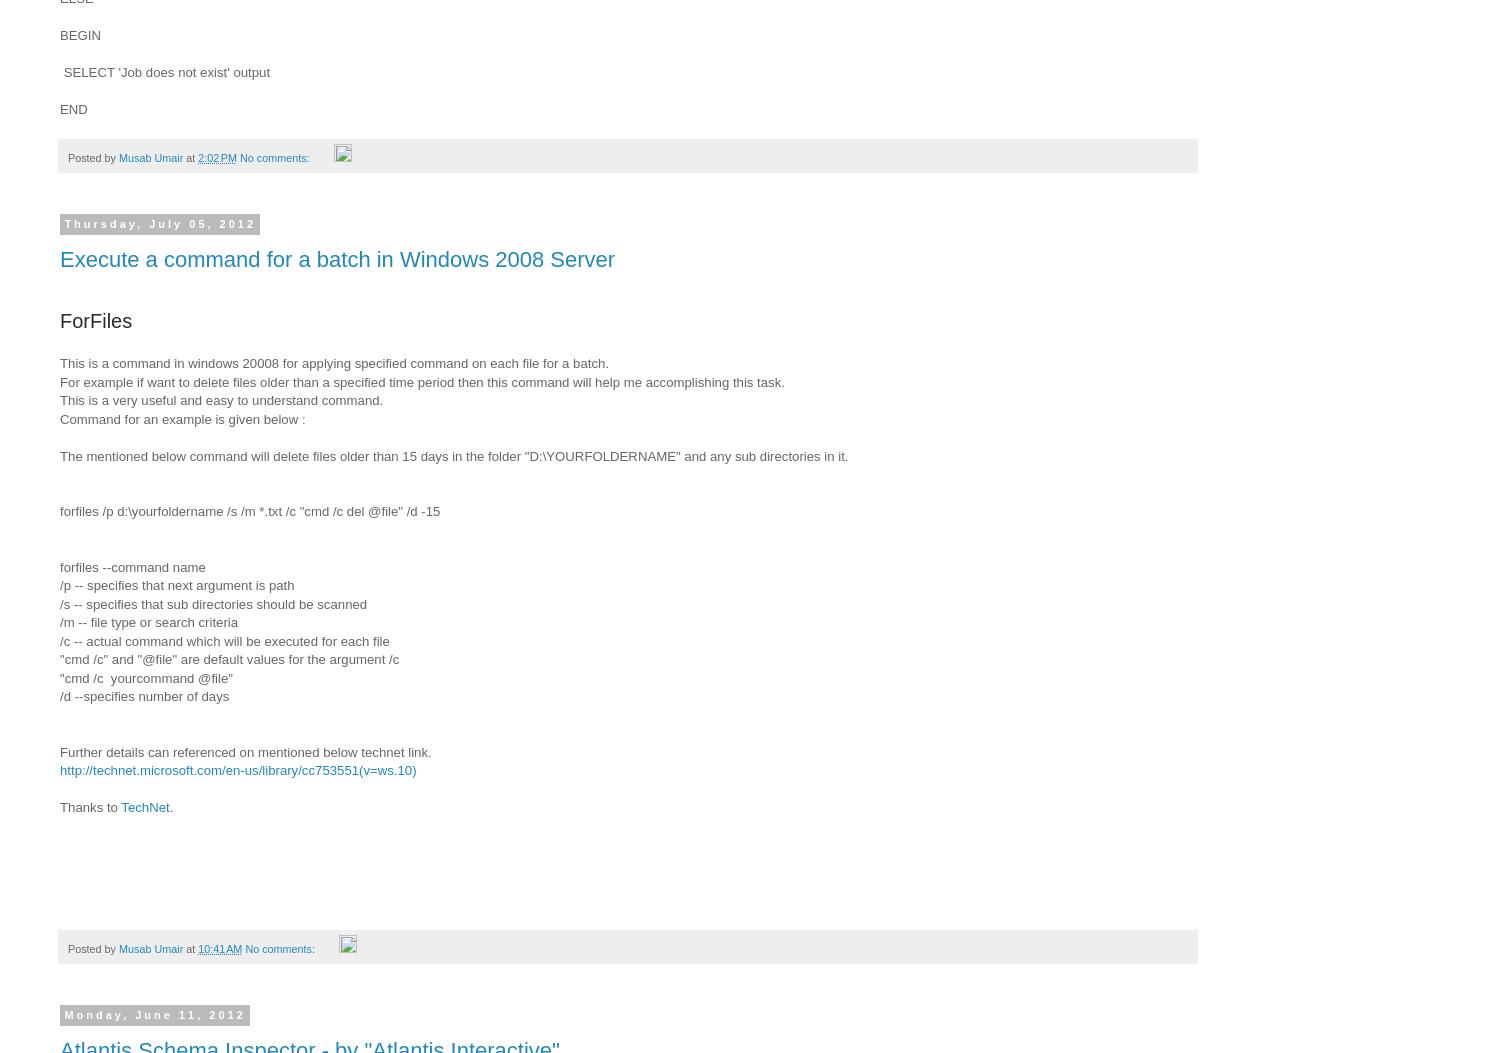  I want to click on 'The mentioned below command will delete files older than 15 days in the folder "D:\YOURFOLDERNAME" and any sub directories in it.', so click(456, 454).